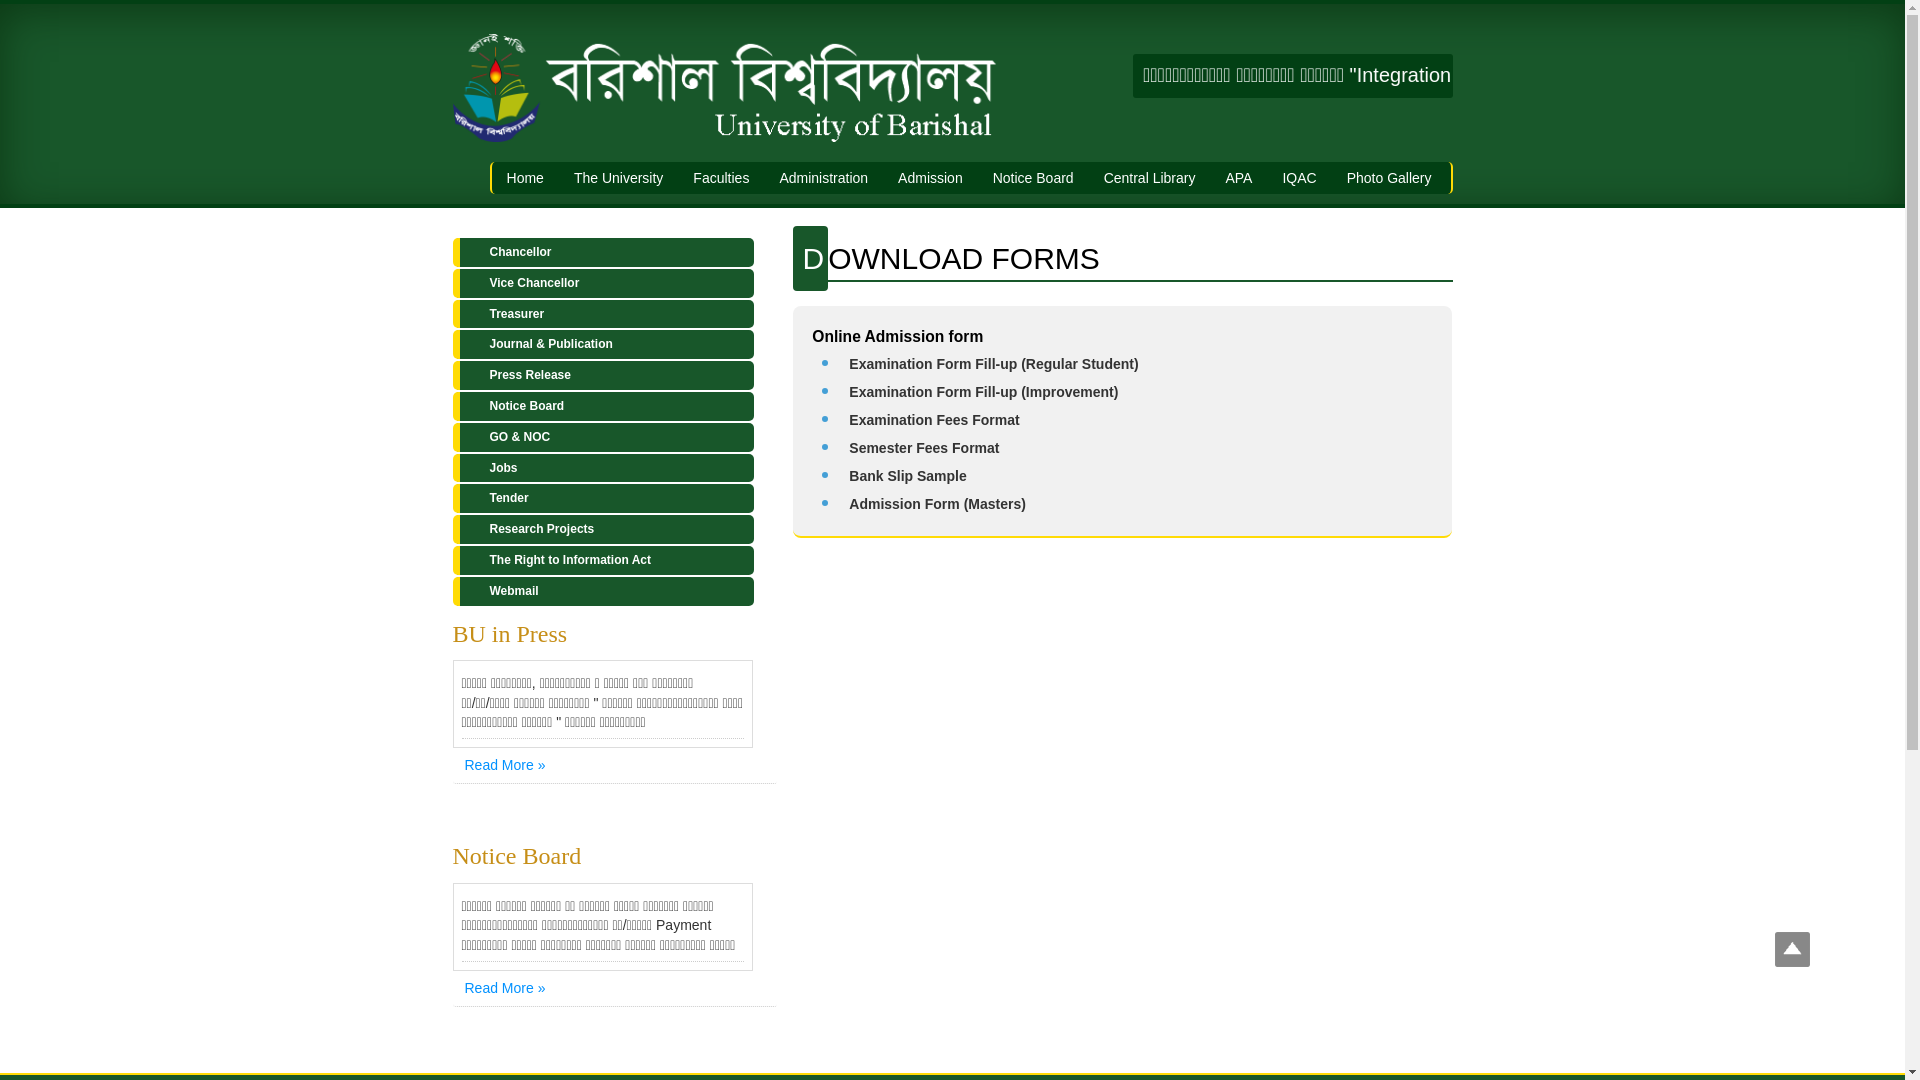  What do you see at coordinates (601, 436) in the screenshot?
I see `'GO & NOC'` at bounding box center [601, 436].